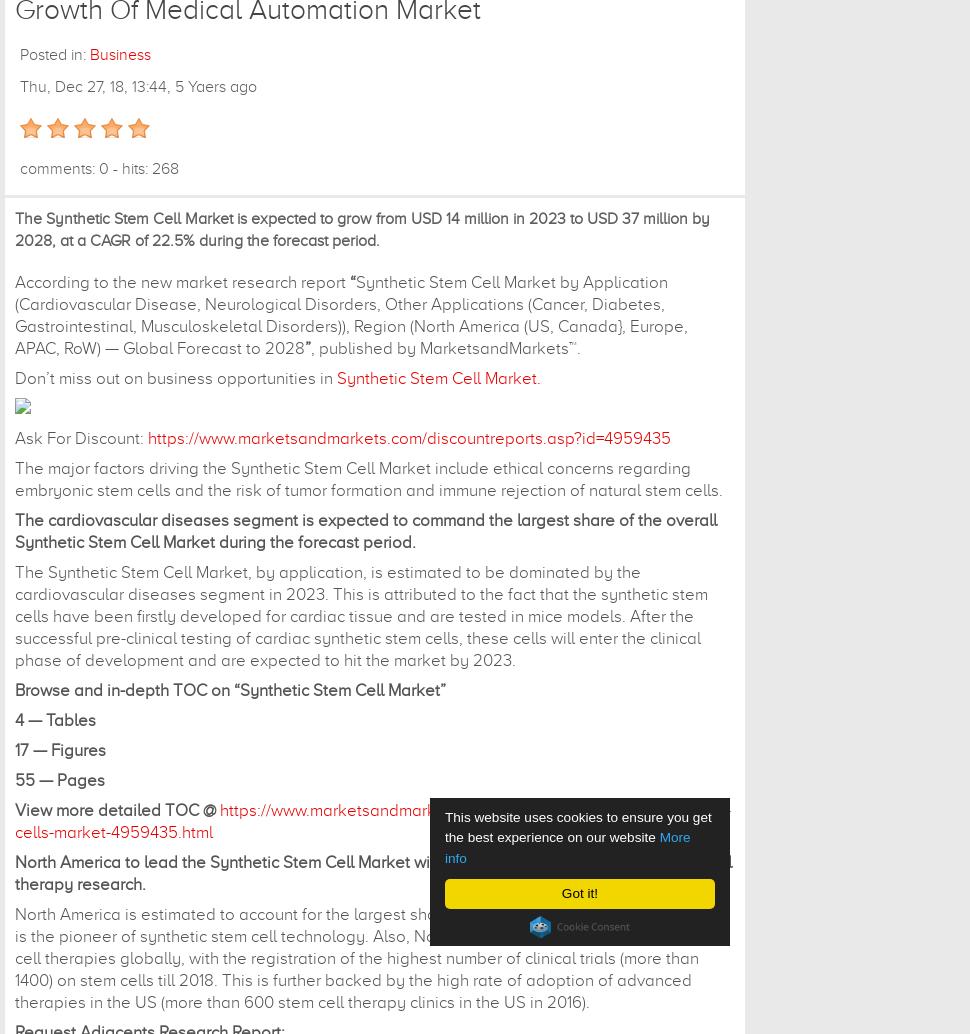  I want to click on 'View more detailed TOC @', so click(117, 809).